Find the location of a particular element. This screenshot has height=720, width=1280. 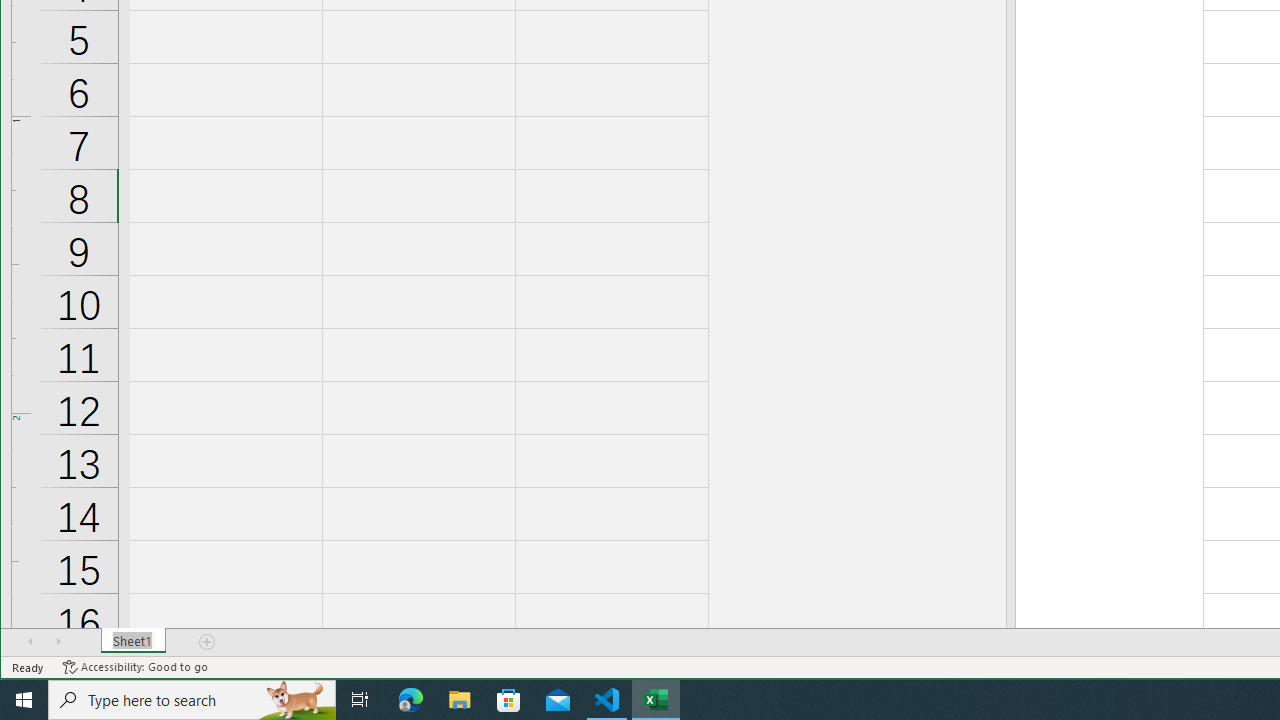

'Sheet Tab' is located at coordinates (132, 641).